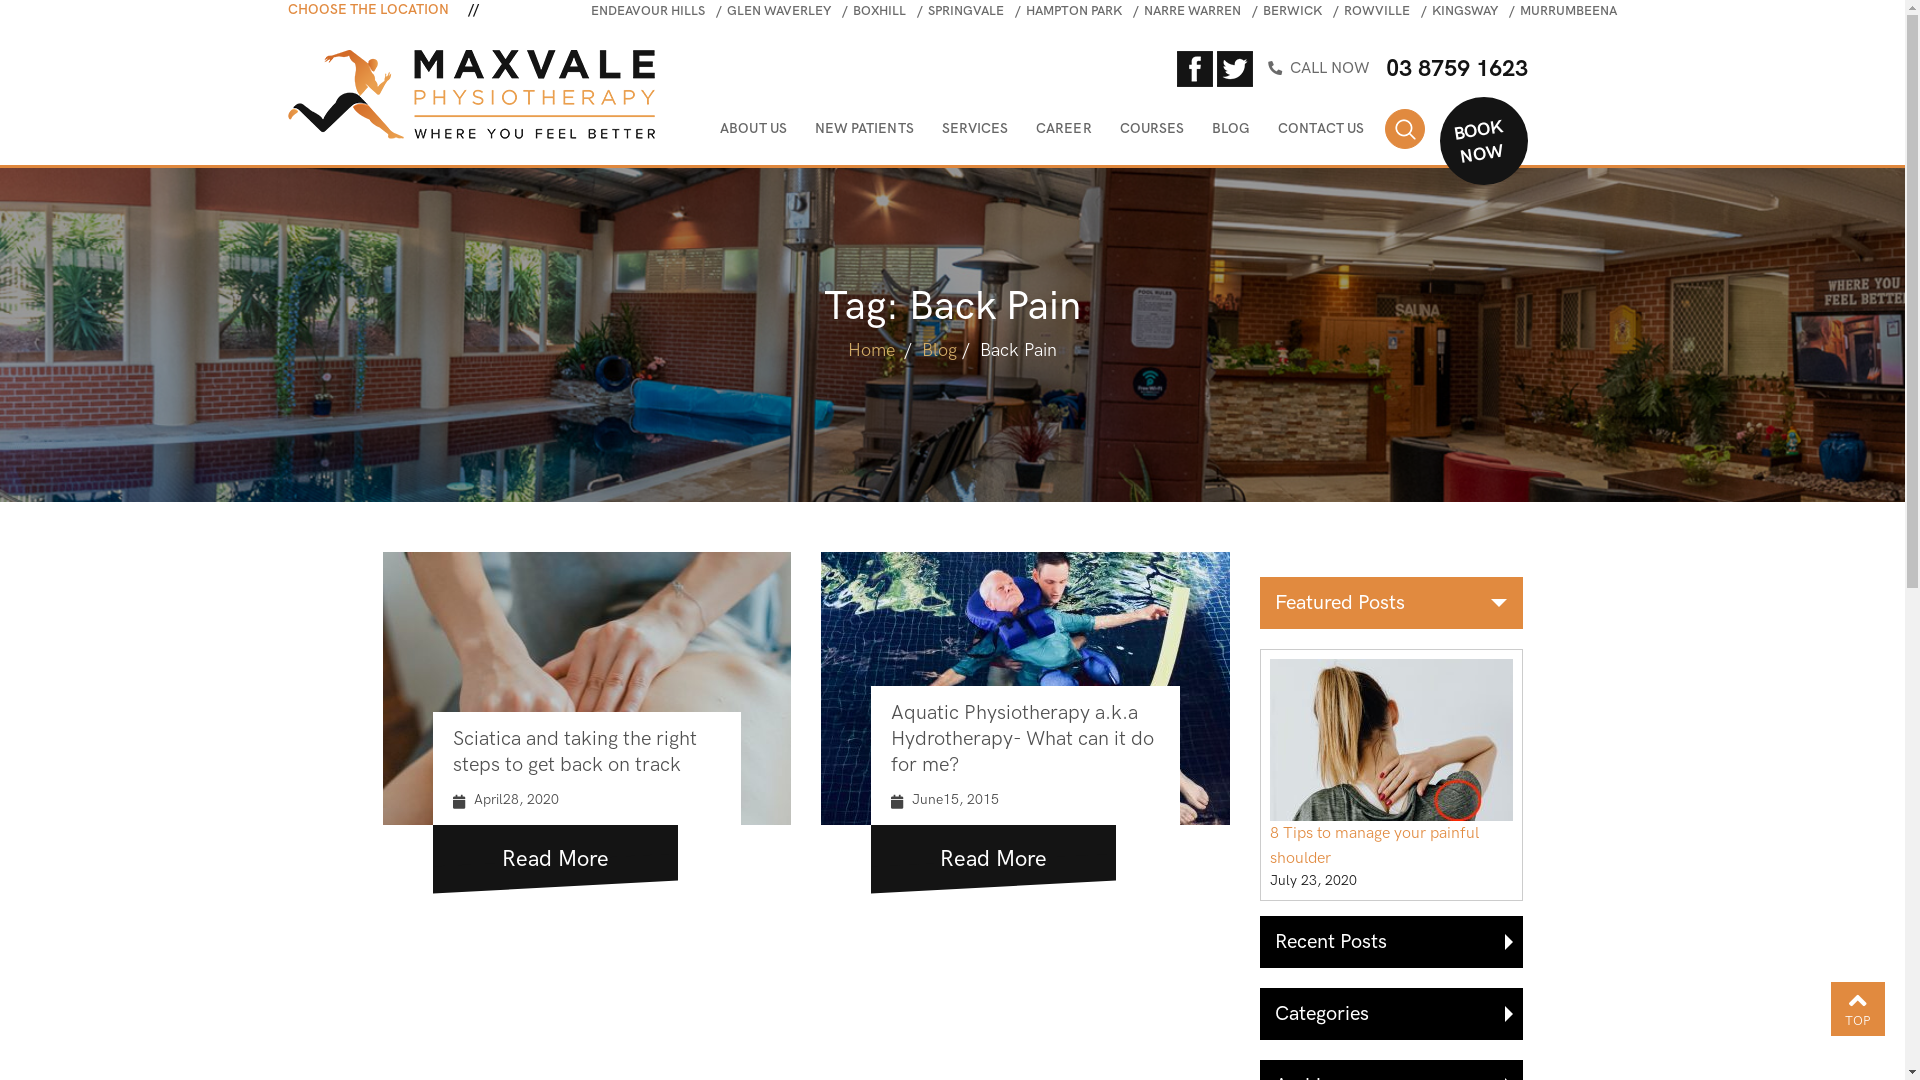 Image resolution: width=1920 pixels, height=1080 pixels. I want to click on 'KINGSWAY', so click(1464, 11).